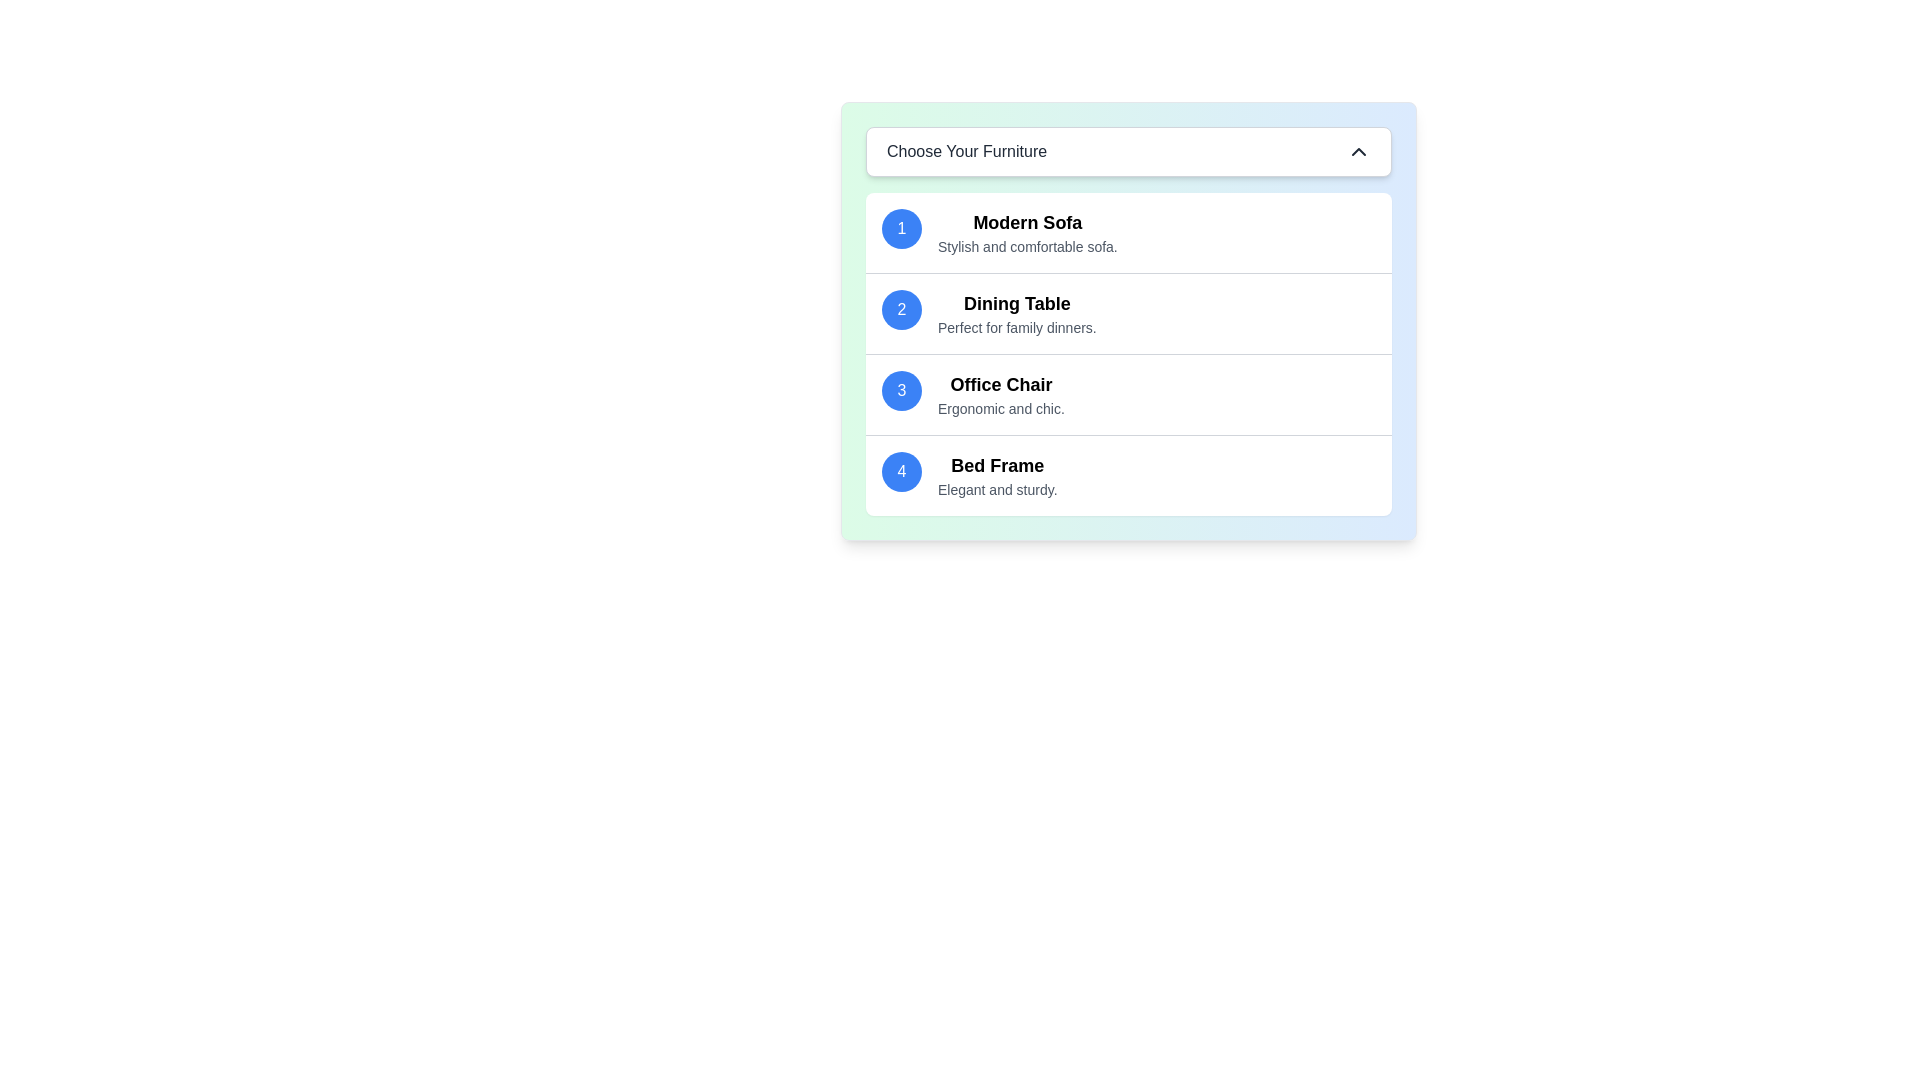  What do you see at coordinates (1358, 150) in the screenshot?
I see `the Chevron dropdown indicator icon located to the far right of the header containing the text 'Choose Your Furniture'` at bounding box center [1358, 150].